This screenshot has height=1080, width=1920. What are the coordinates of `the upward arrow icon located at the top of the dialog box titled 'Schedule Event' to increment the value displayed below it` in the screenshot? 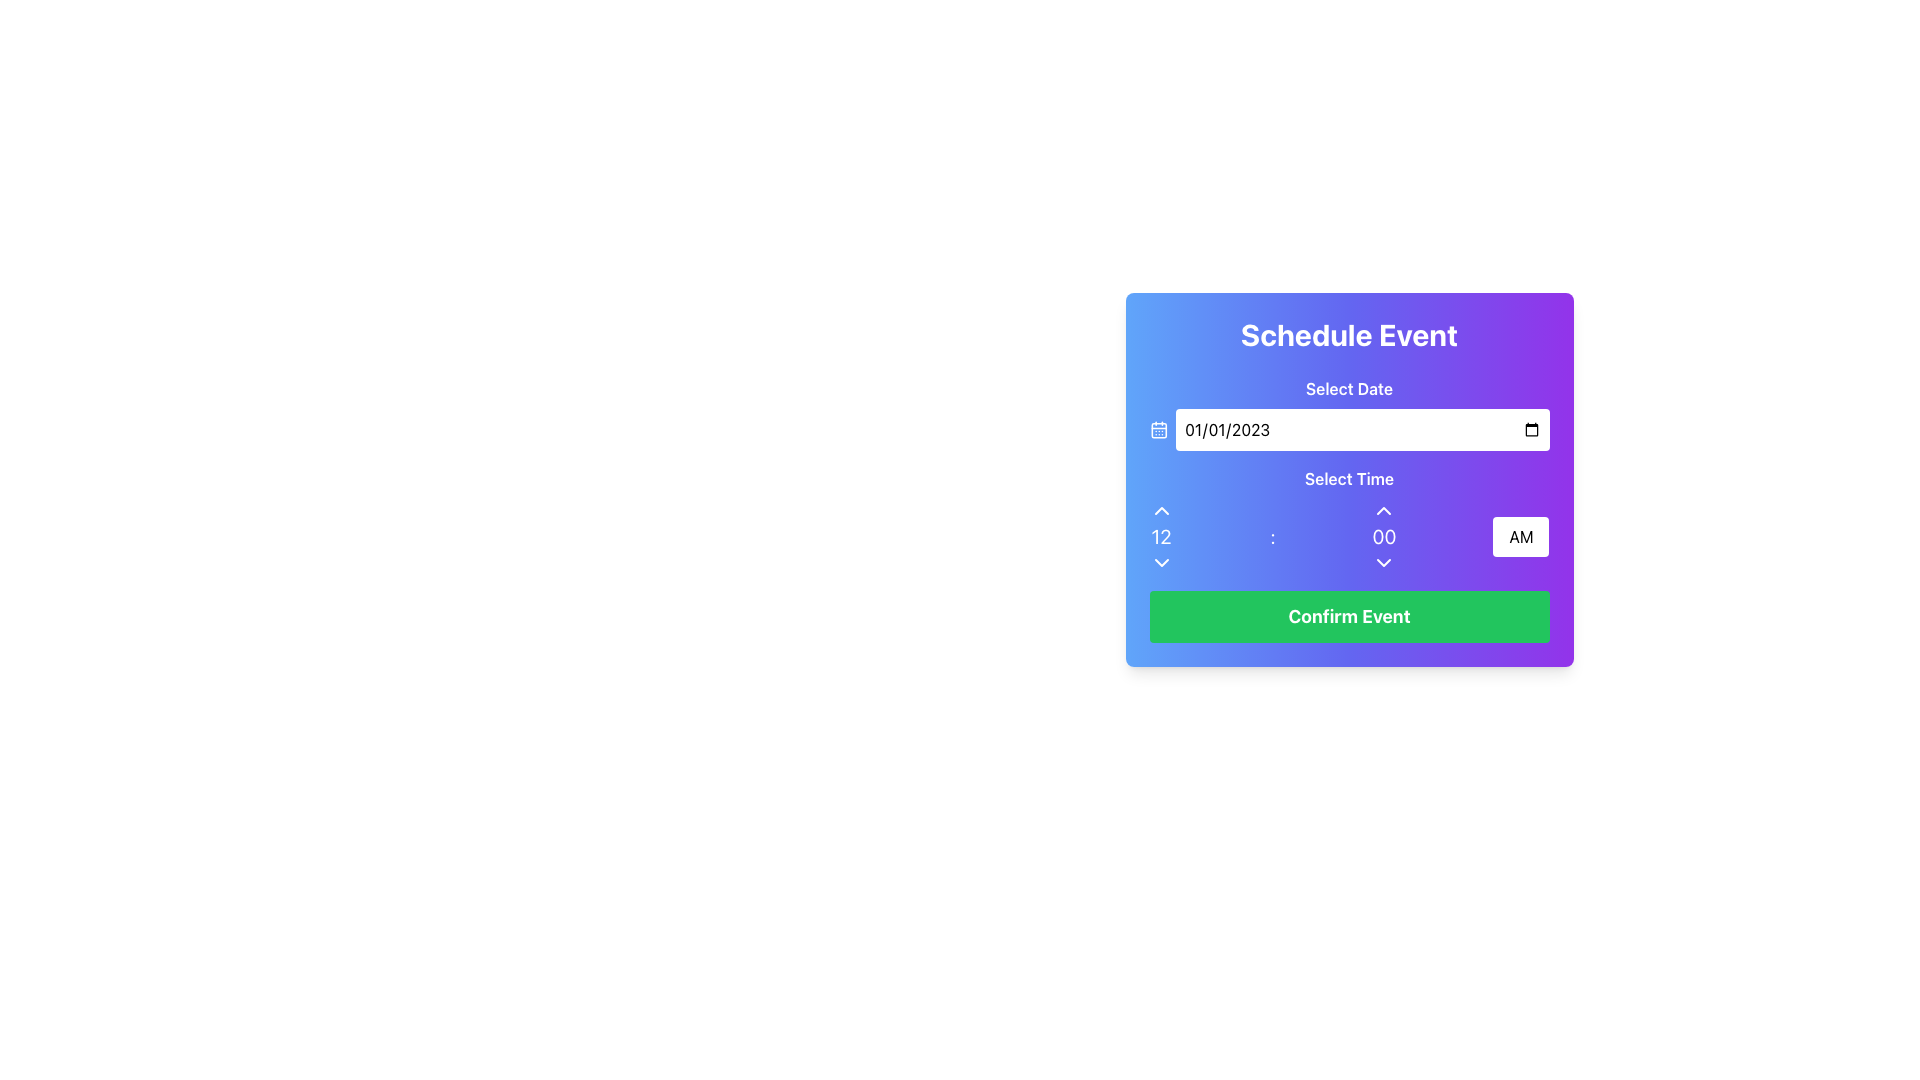 It's located at (1161, 509).